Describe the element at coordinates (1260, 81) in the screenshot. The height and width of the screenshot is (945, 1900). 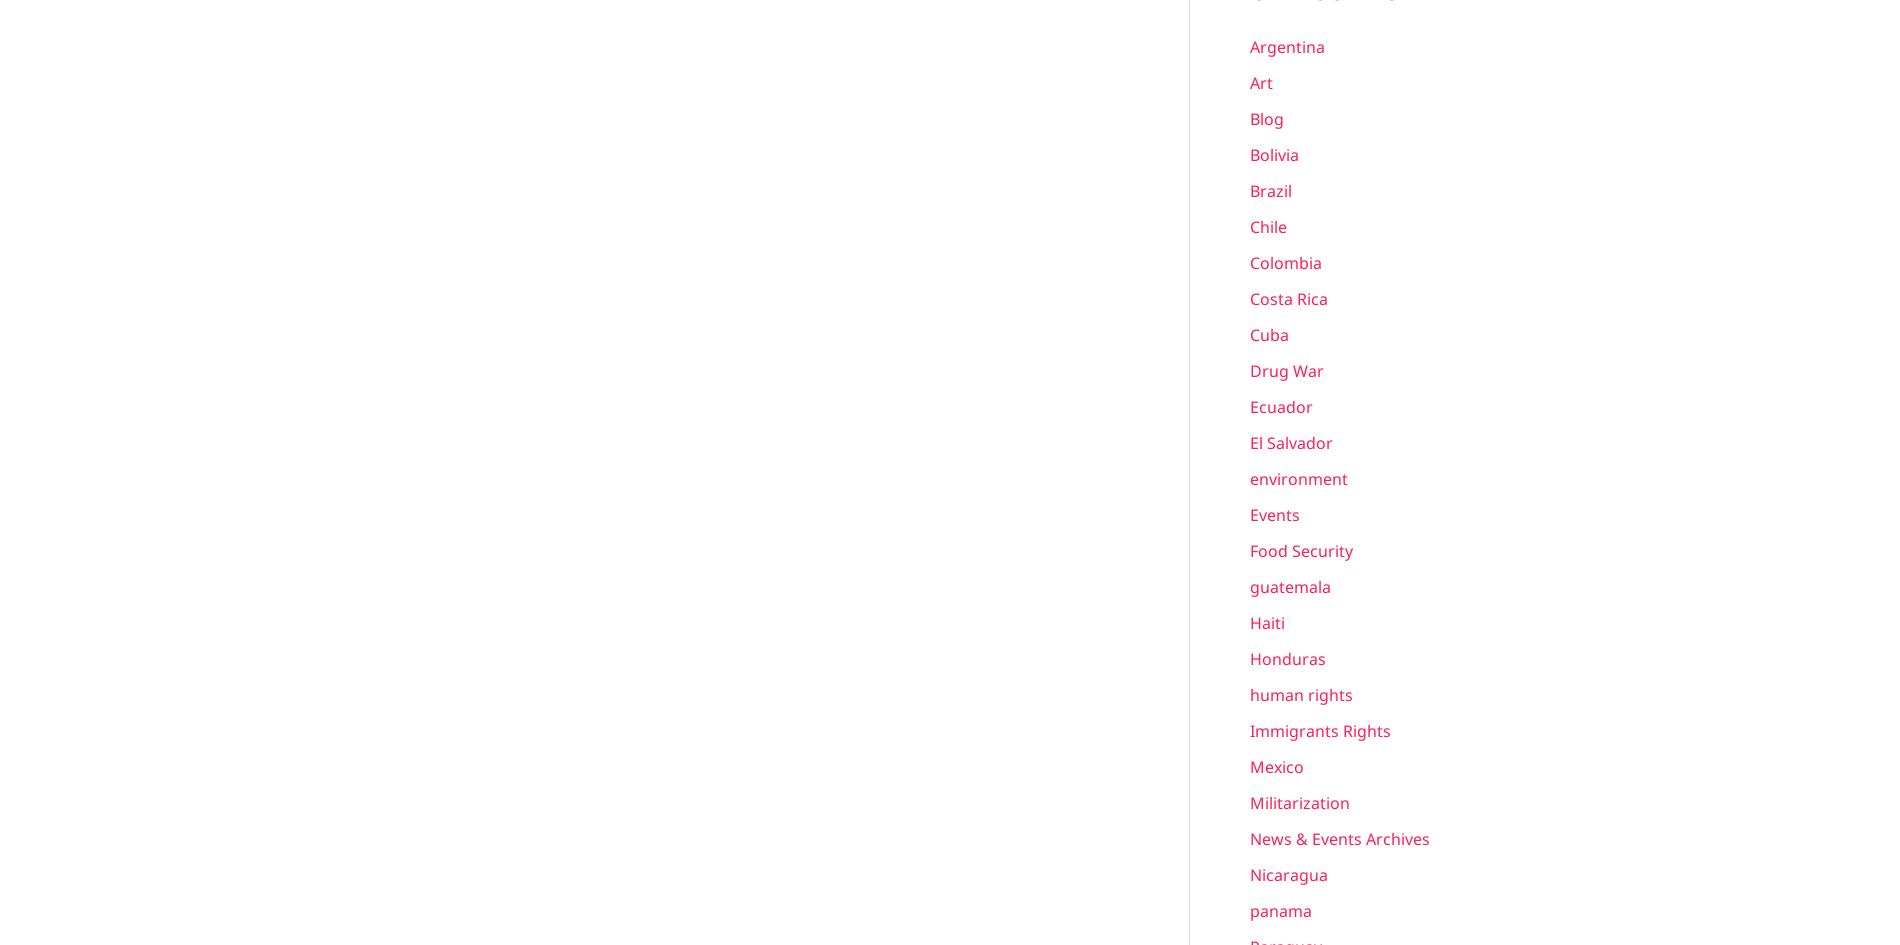
I see `'Art'` at that location.